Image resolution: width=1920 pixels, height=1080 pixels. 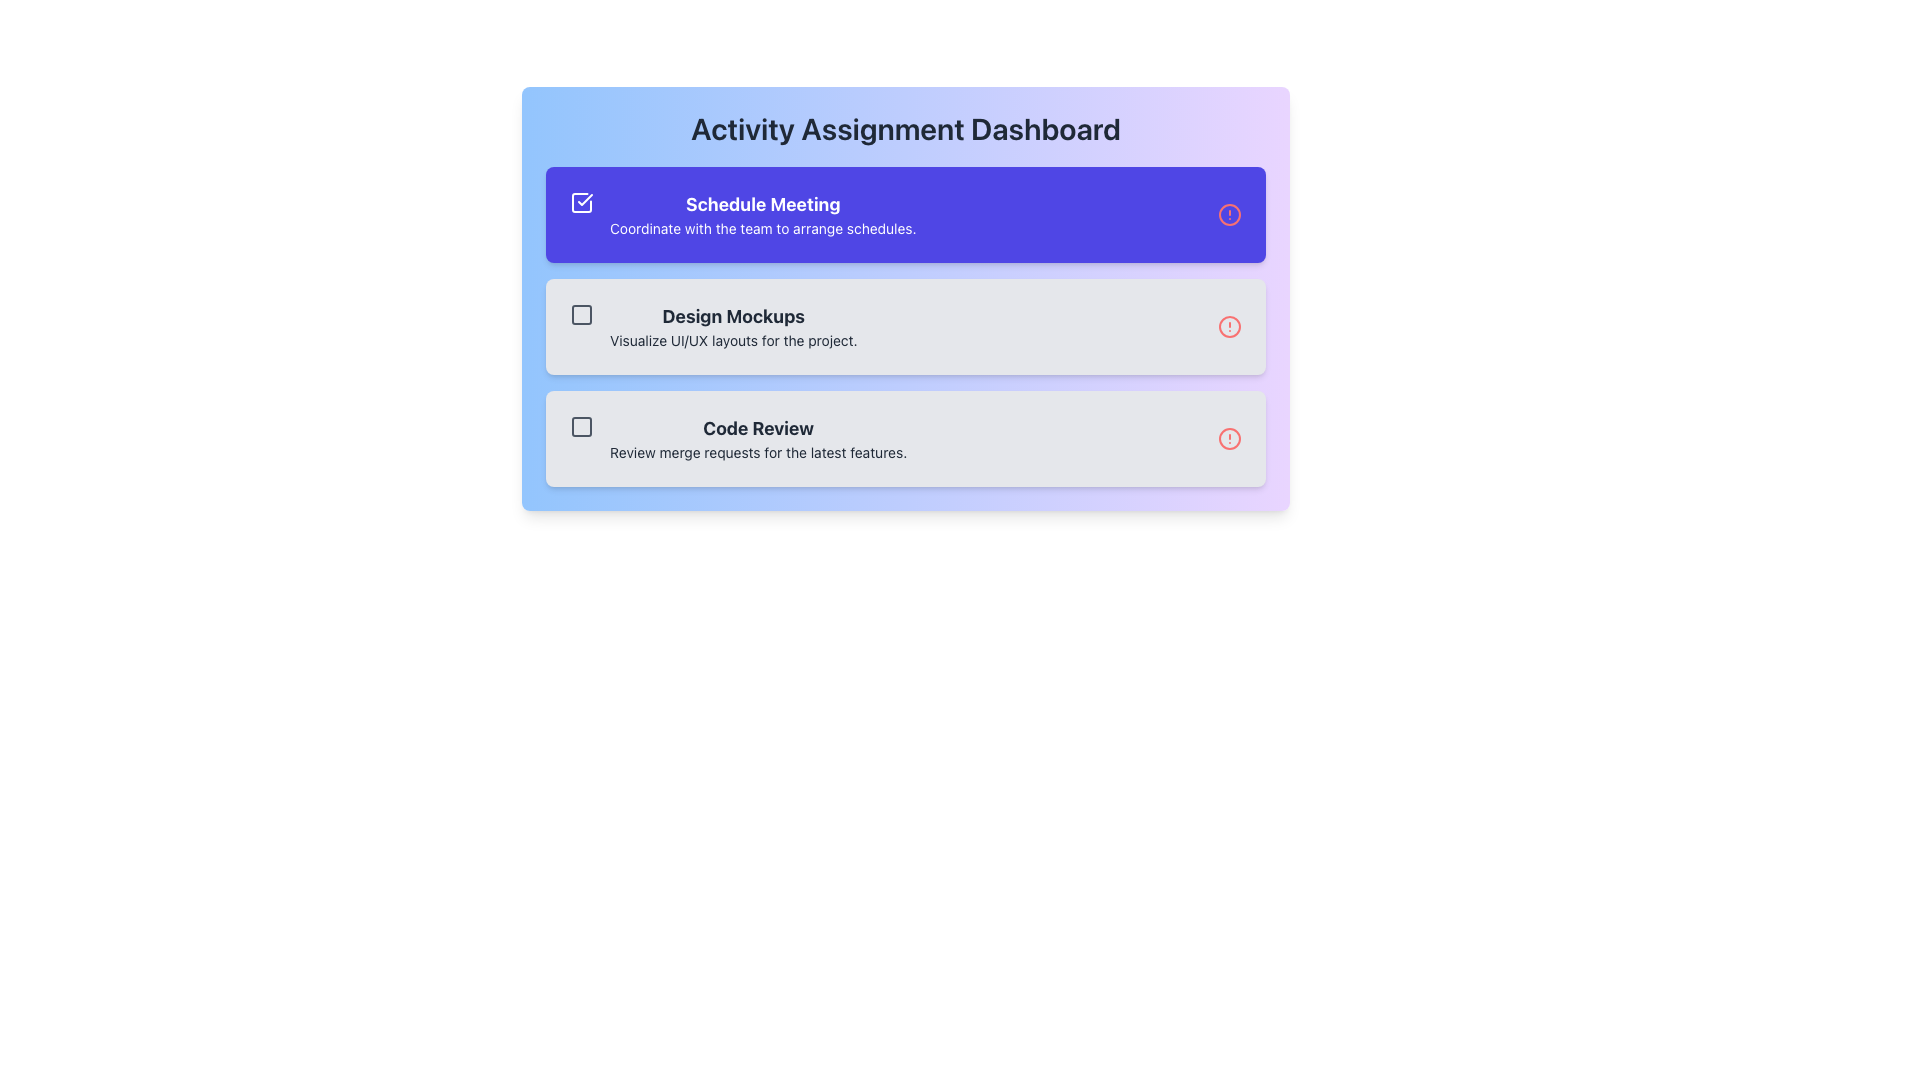 What do you see at coordinates (1228, 215) in the screenshot?
I see `the alert notification icon located at the top-right corner of the 'Schedule Meeting' pane in the 'Activity Assignment Dashboard'` at bounding box center [1228, 215].